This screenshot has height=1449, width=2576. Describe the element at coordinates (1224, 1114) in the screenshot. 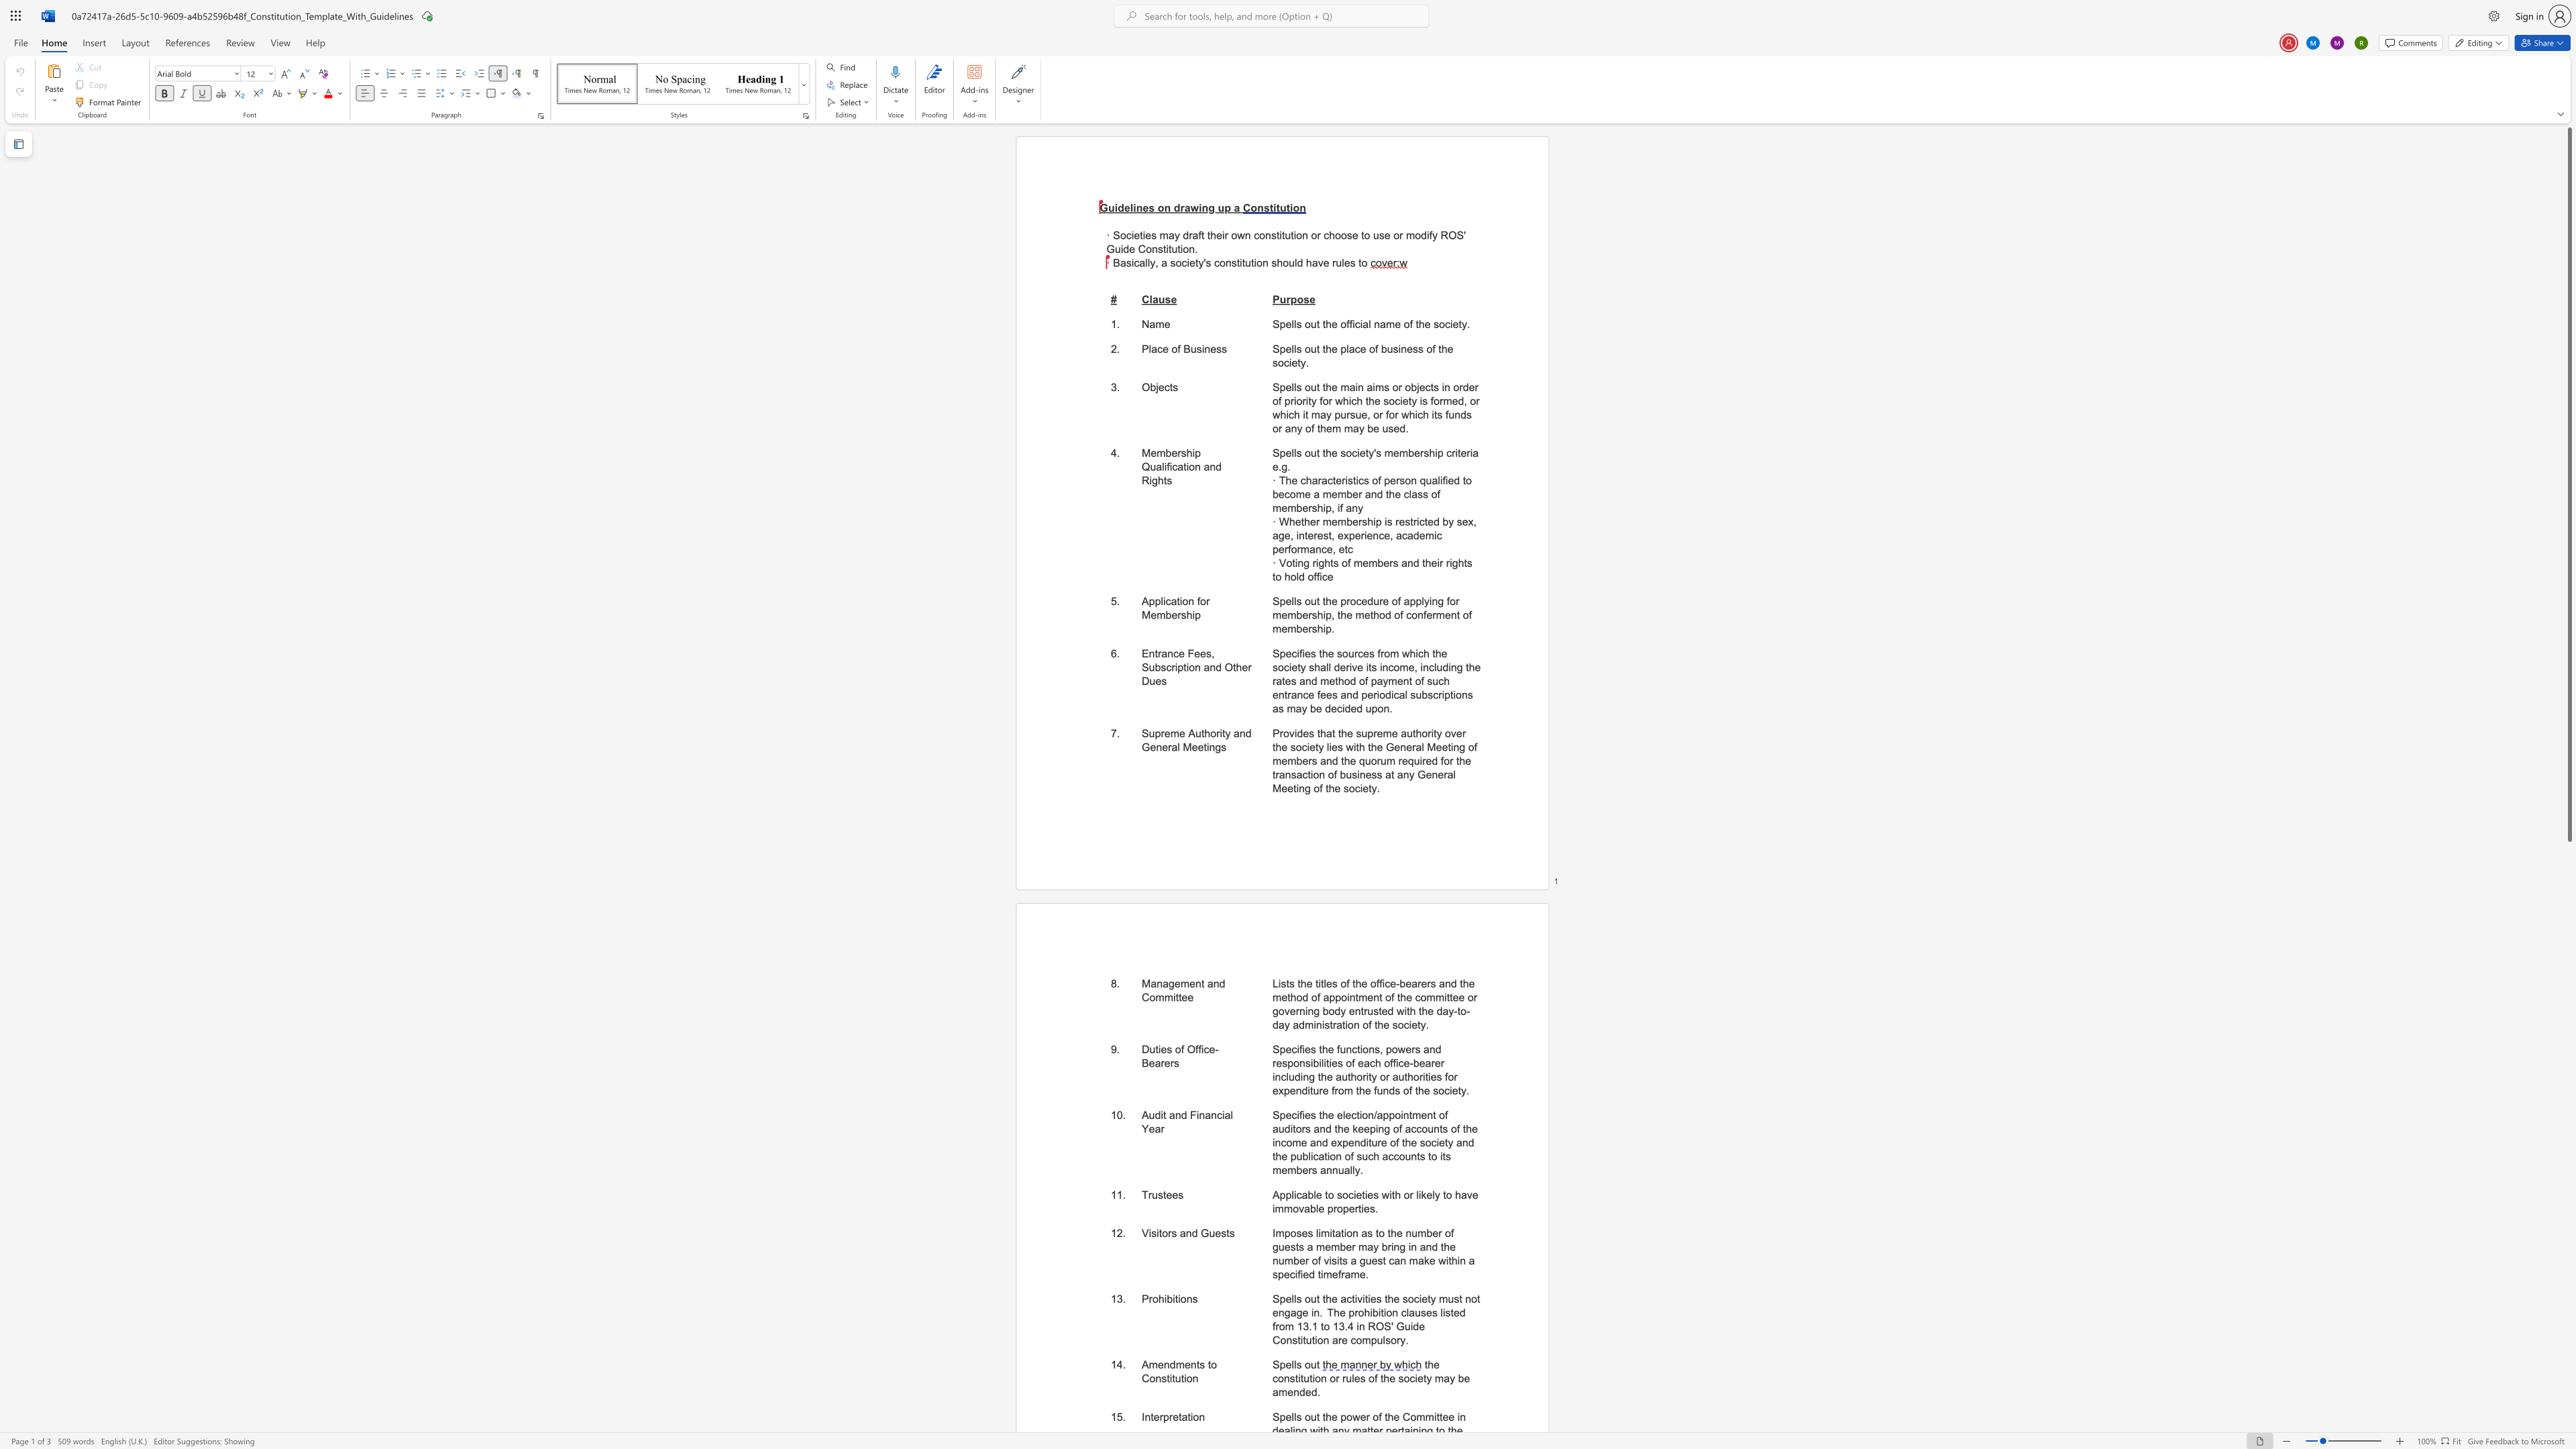

I see `the subset text "al Ye" within the text "Audit and Financial Year"` at that location.